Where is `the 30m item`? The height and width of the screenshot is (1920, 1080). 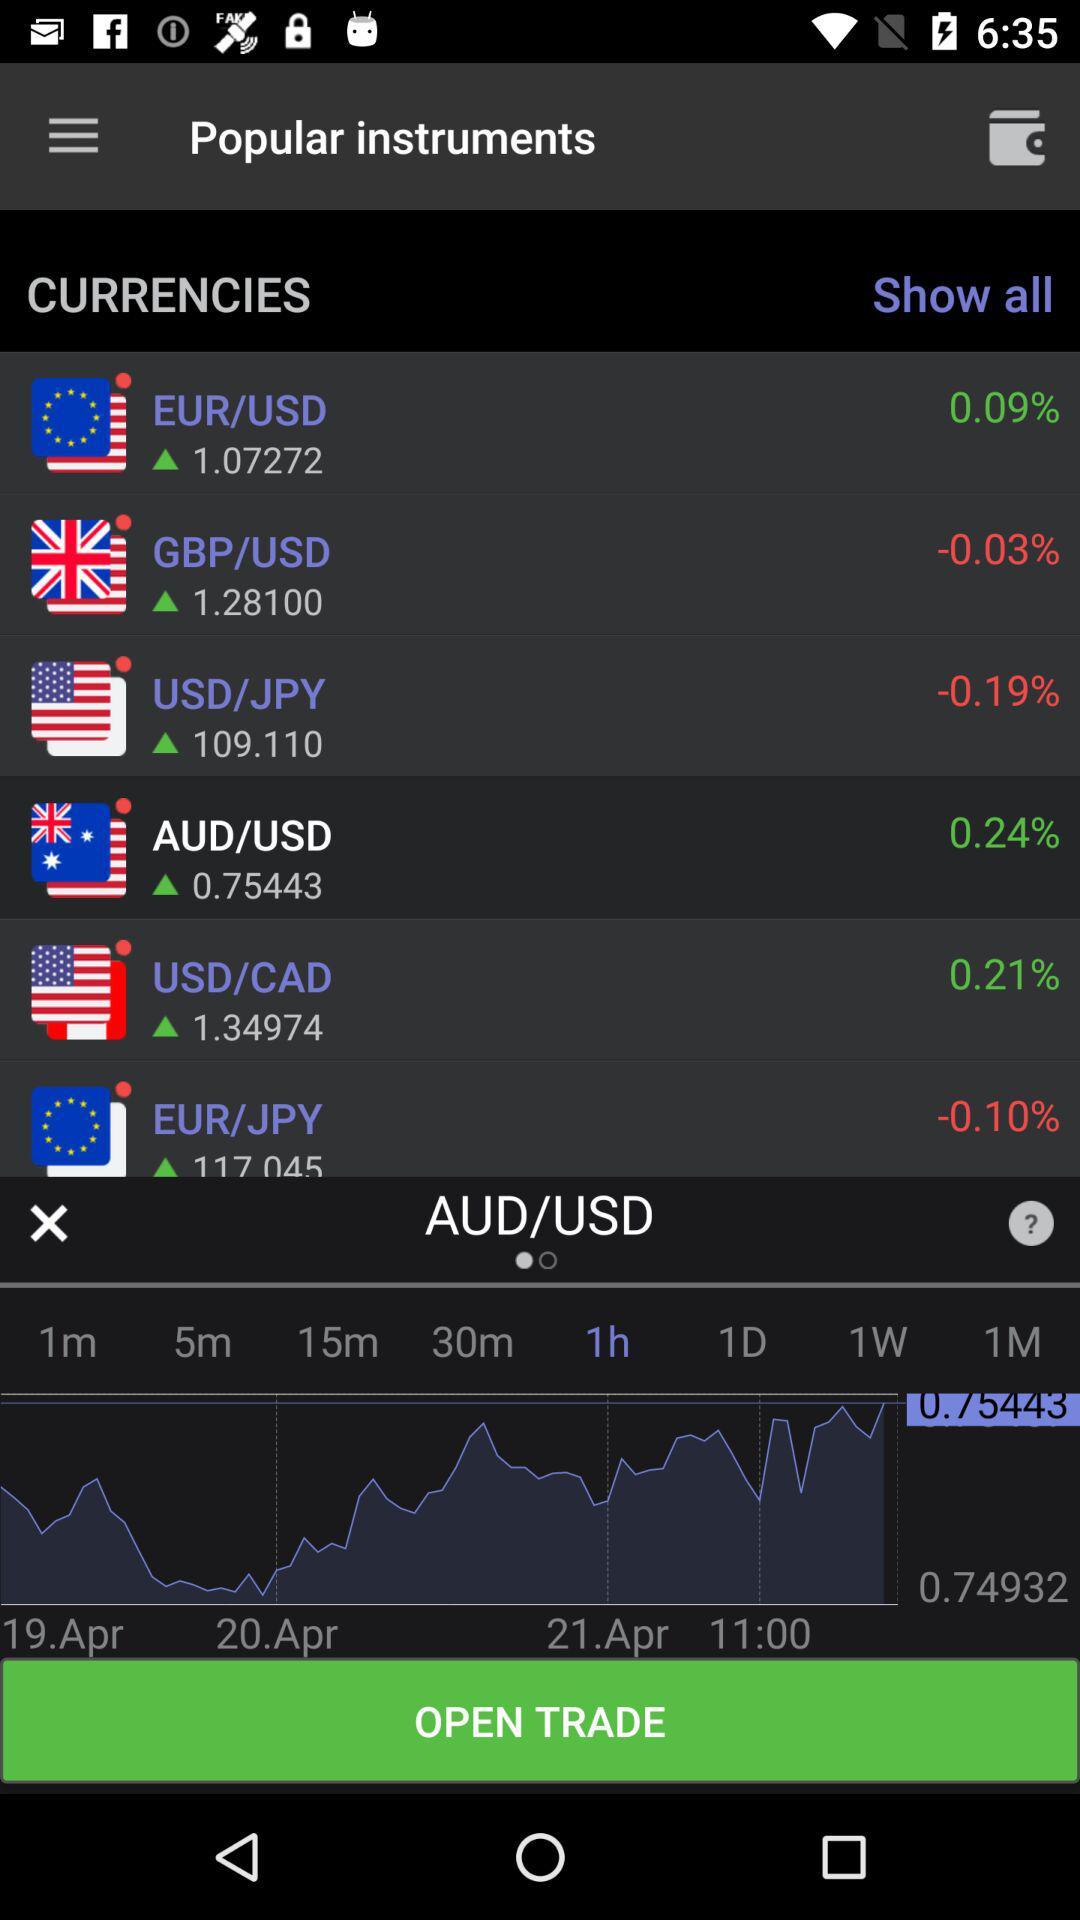
the 30m item is located at coordinates (472, 1340).